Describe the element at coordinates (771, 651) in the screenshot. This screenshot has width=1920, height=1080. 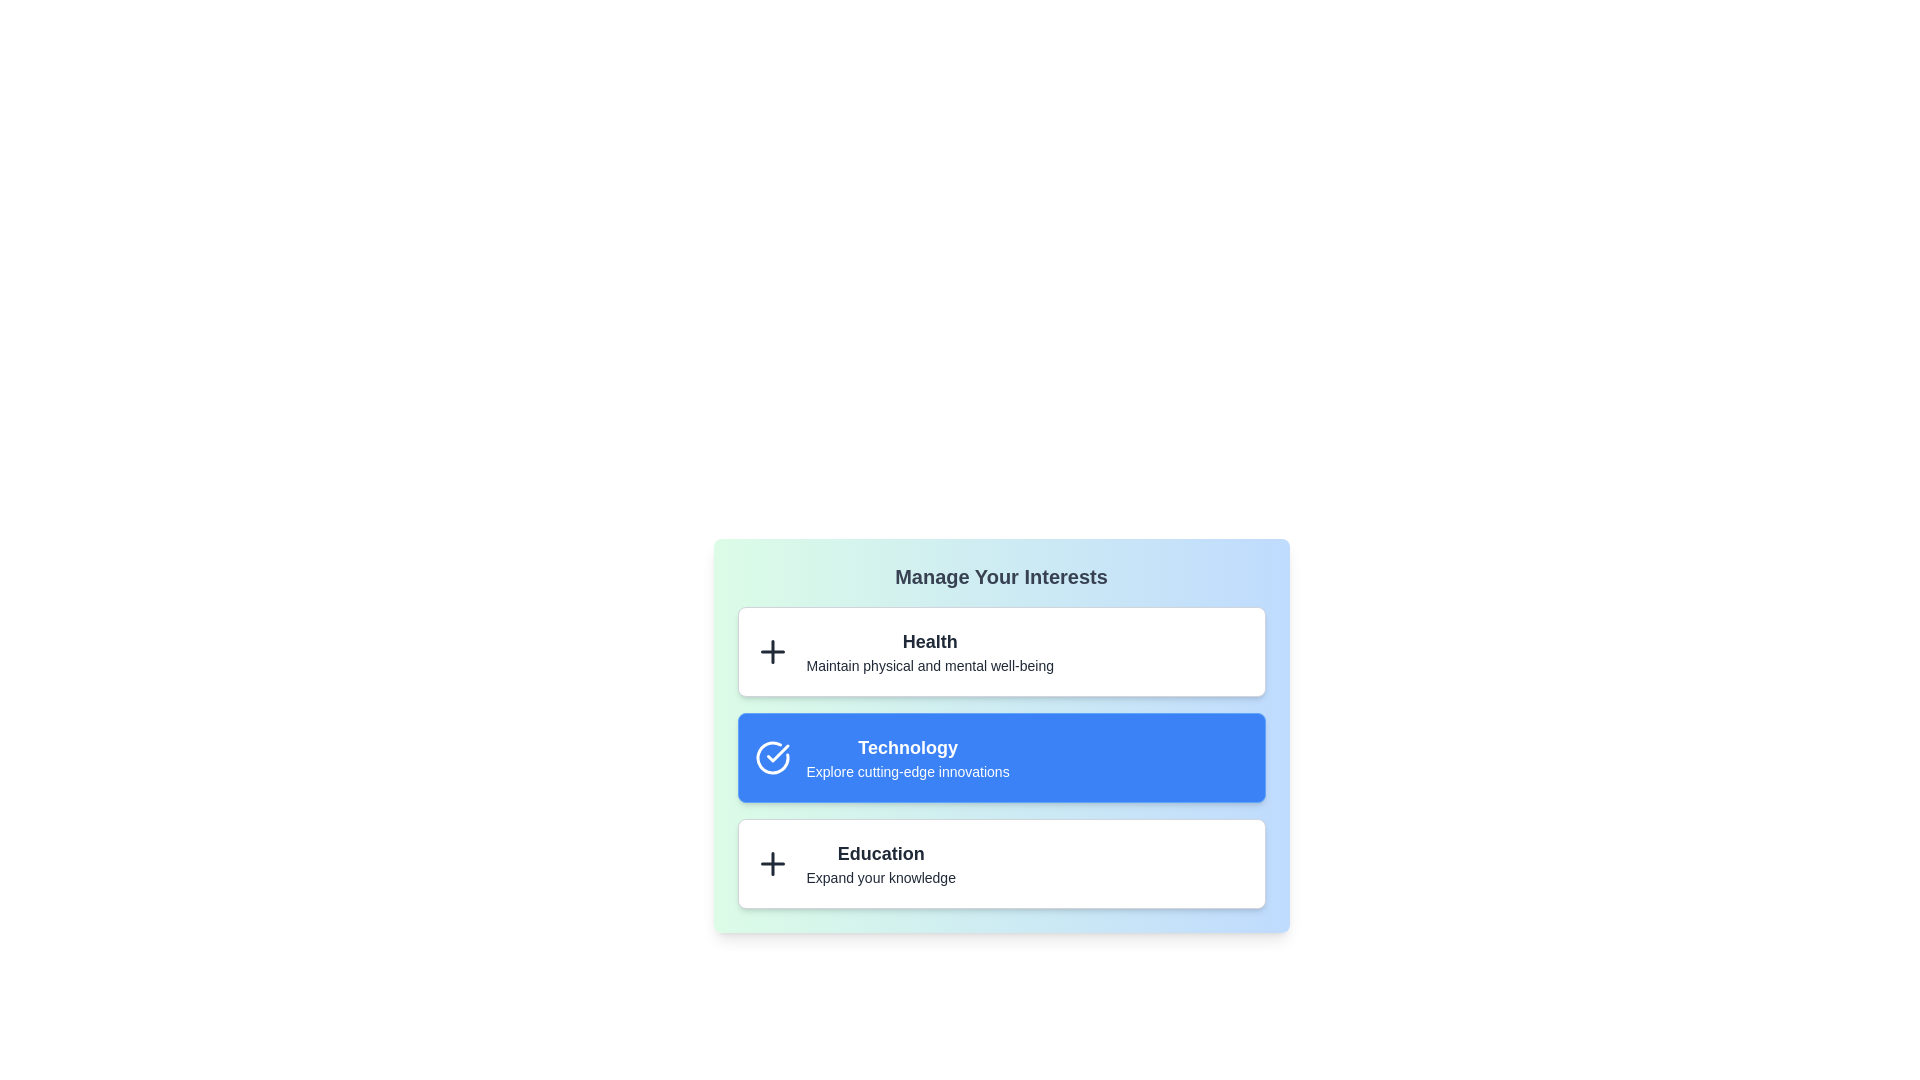
I see `the inactive item corresponding to Health to activate it` at that location.